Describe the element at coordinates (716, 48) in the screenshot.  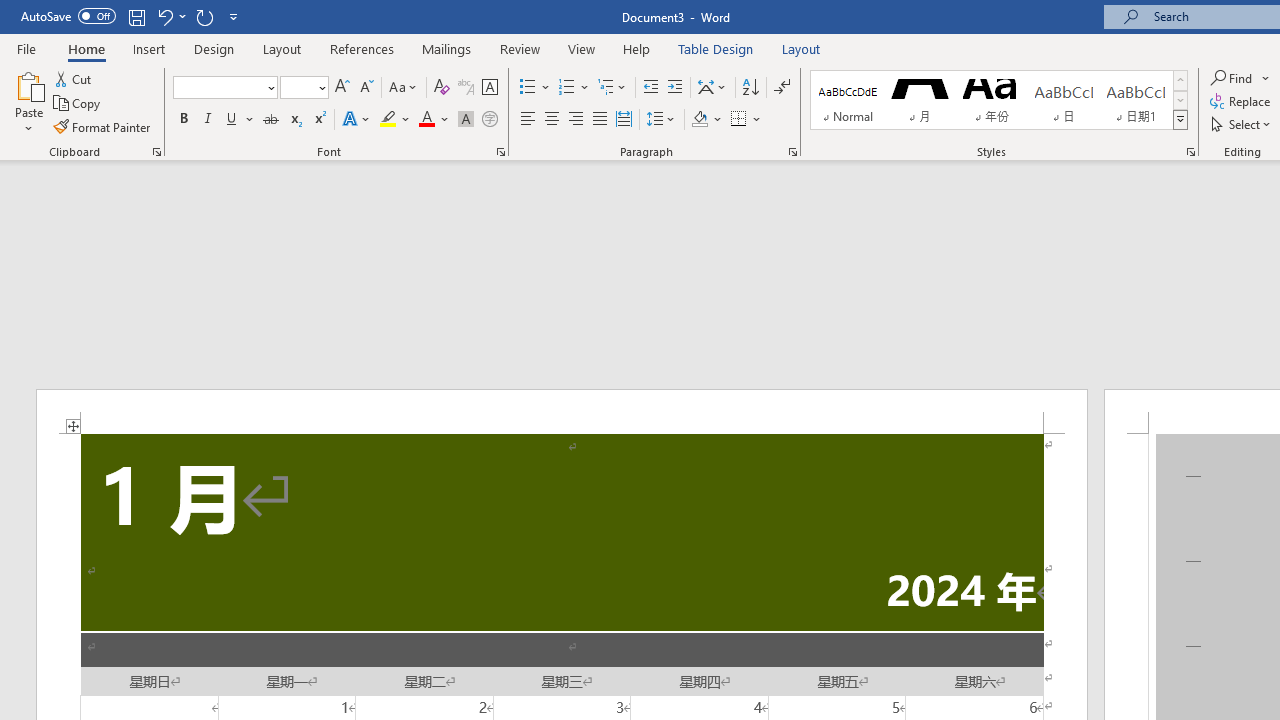
I see `'Table Design'` at that location.